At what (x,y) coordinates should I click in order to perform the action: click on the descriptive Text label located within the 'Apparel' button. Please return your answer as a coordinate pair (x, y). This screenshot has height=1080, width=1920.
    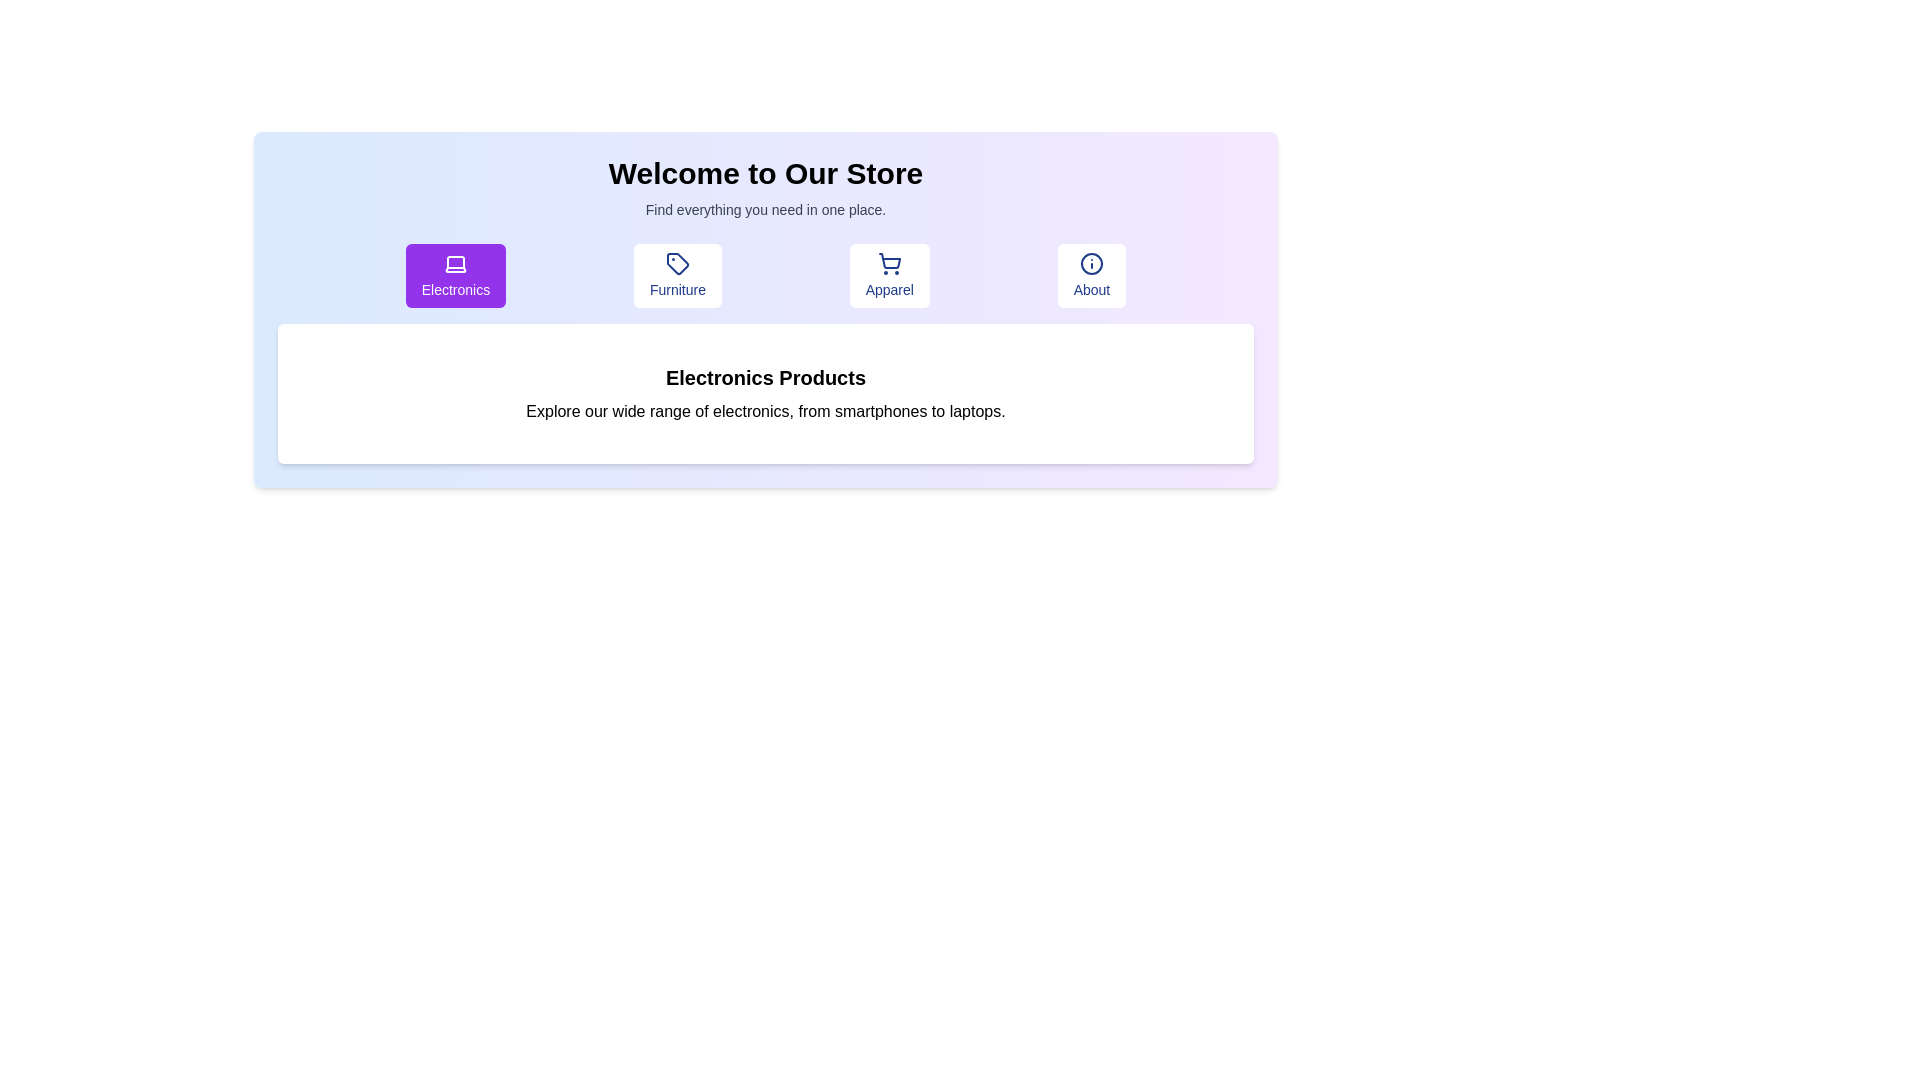
    Looking at the image, I should click on (888, 289).